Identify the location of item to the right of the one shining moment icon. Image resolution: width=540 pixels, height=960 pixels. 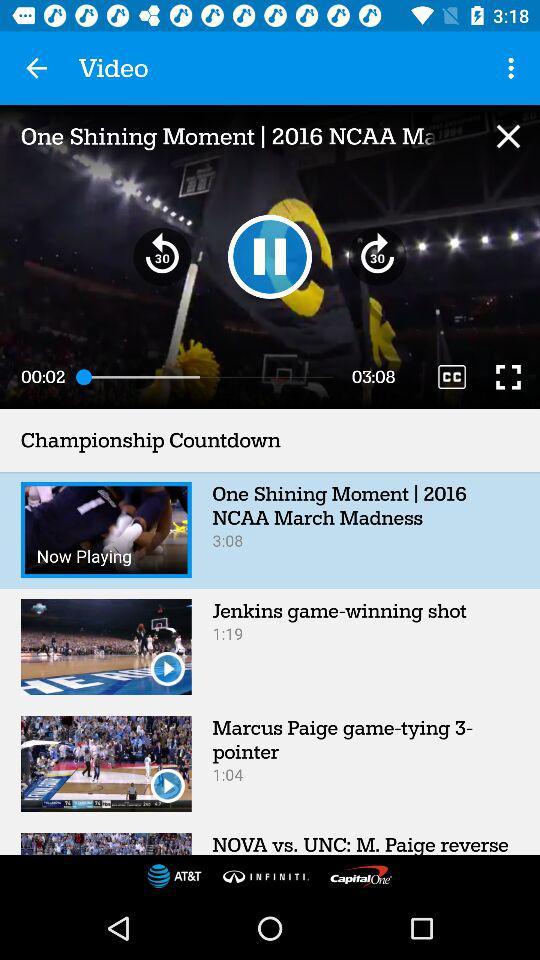
(508, 135).